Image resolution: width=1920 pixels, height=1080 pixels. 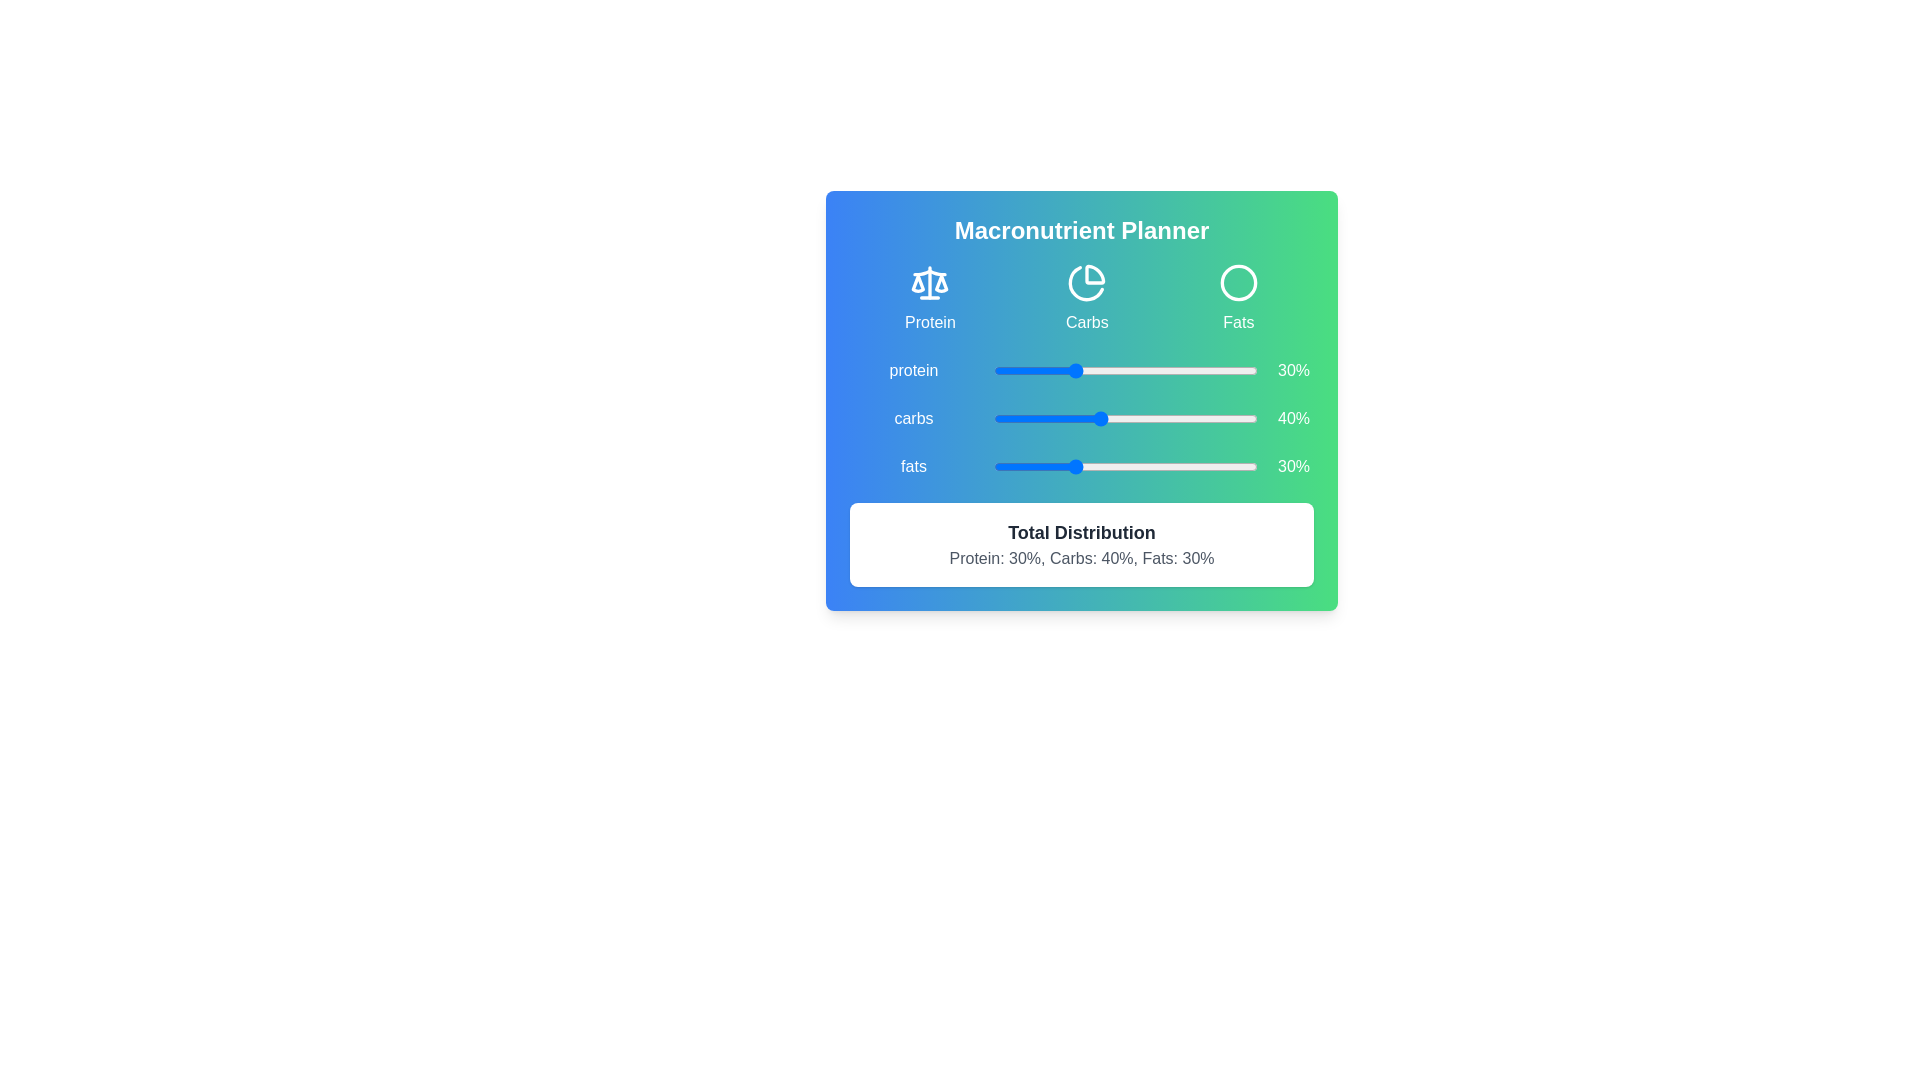 I want to click on the fats percentage, so click(x=1194, y=466).